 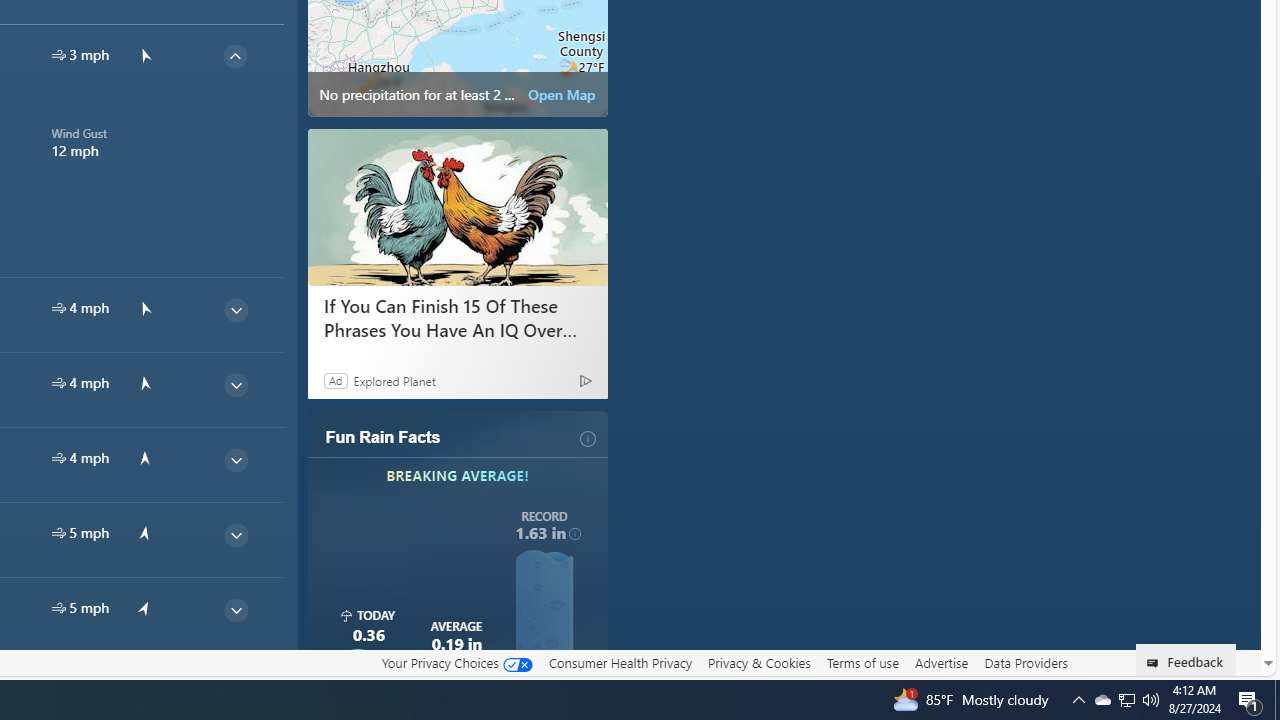 What do you see at coordinates (862, 662) in the screenshot?
I see `'Terms of use'` at bounding box center [862, 662].